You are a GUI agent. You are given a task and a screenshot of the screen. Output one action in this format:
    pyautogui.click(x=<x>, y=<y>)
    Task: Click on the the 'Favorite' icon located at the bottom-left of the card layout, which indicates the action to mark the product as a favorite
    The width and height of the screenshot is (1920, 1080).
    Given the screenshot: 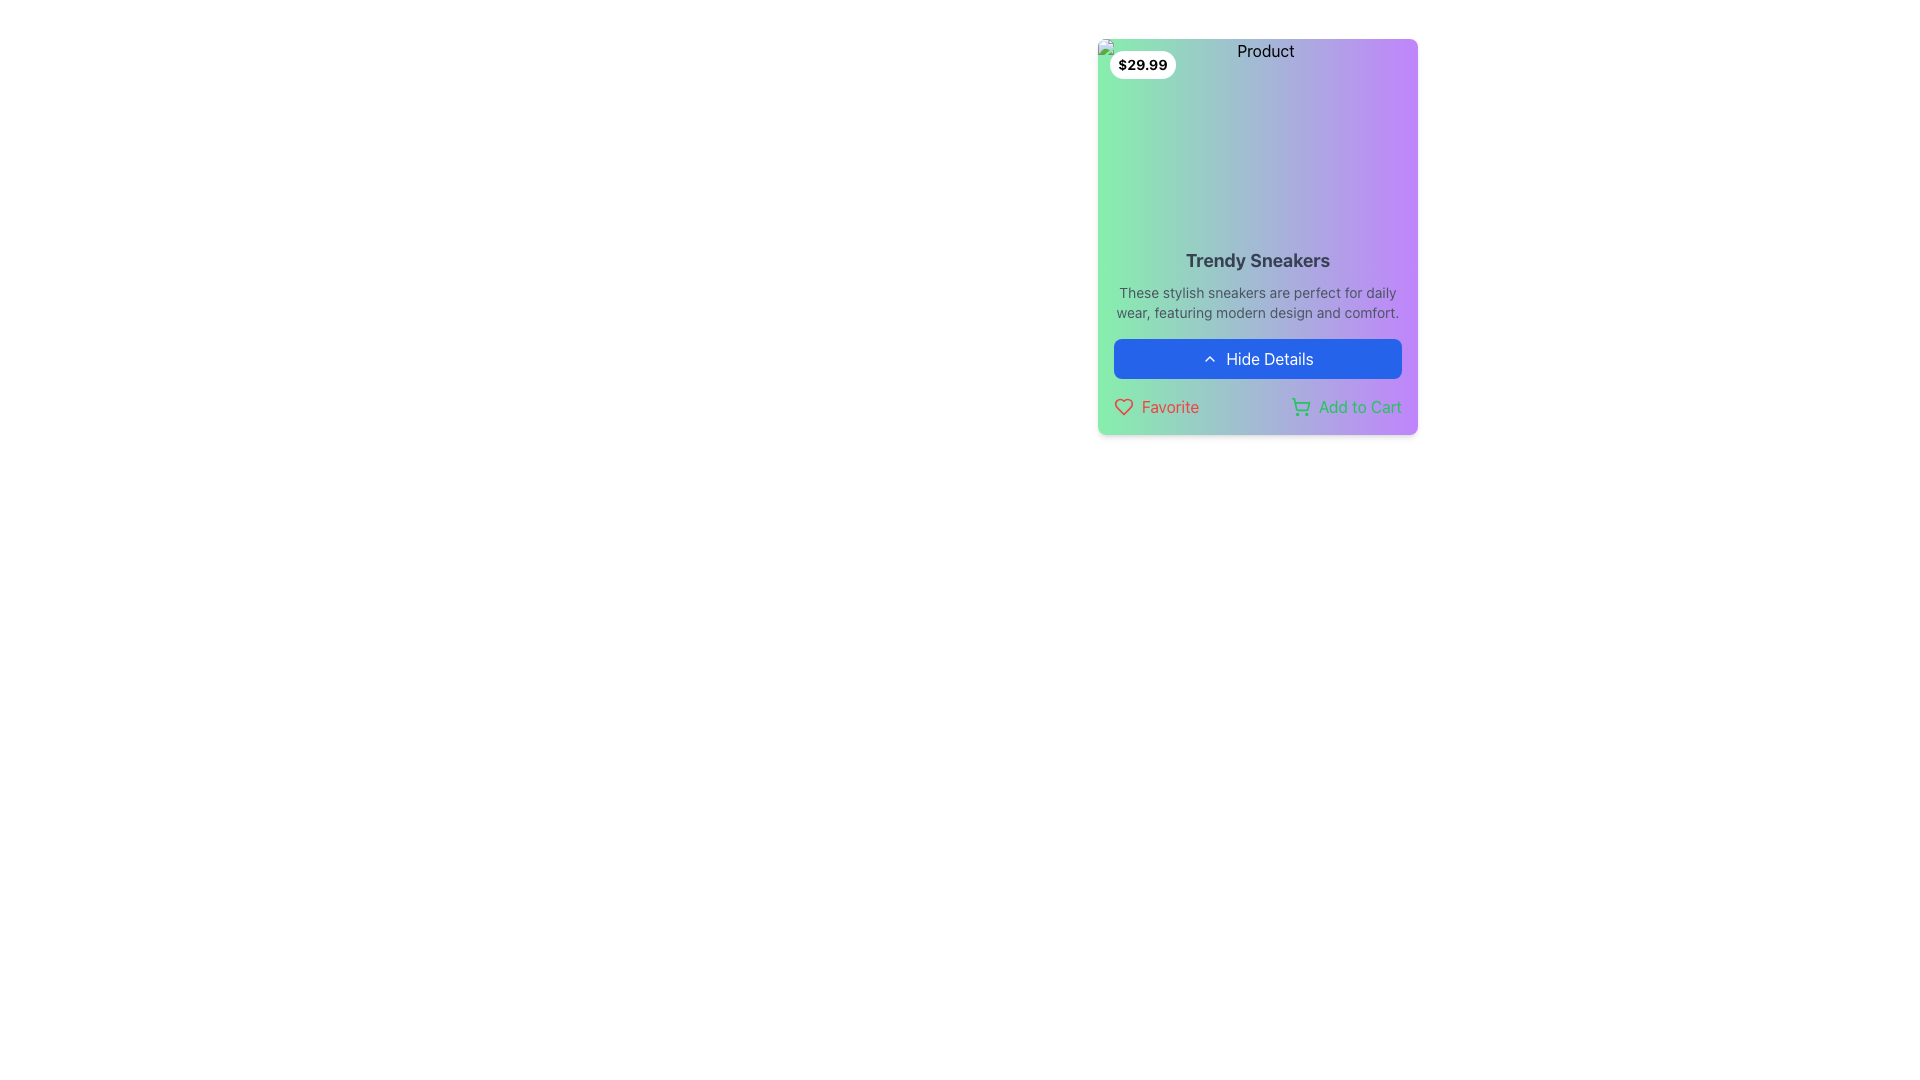 What is the action you would take?
    pyautogui.click(x=1123, y=406)
    